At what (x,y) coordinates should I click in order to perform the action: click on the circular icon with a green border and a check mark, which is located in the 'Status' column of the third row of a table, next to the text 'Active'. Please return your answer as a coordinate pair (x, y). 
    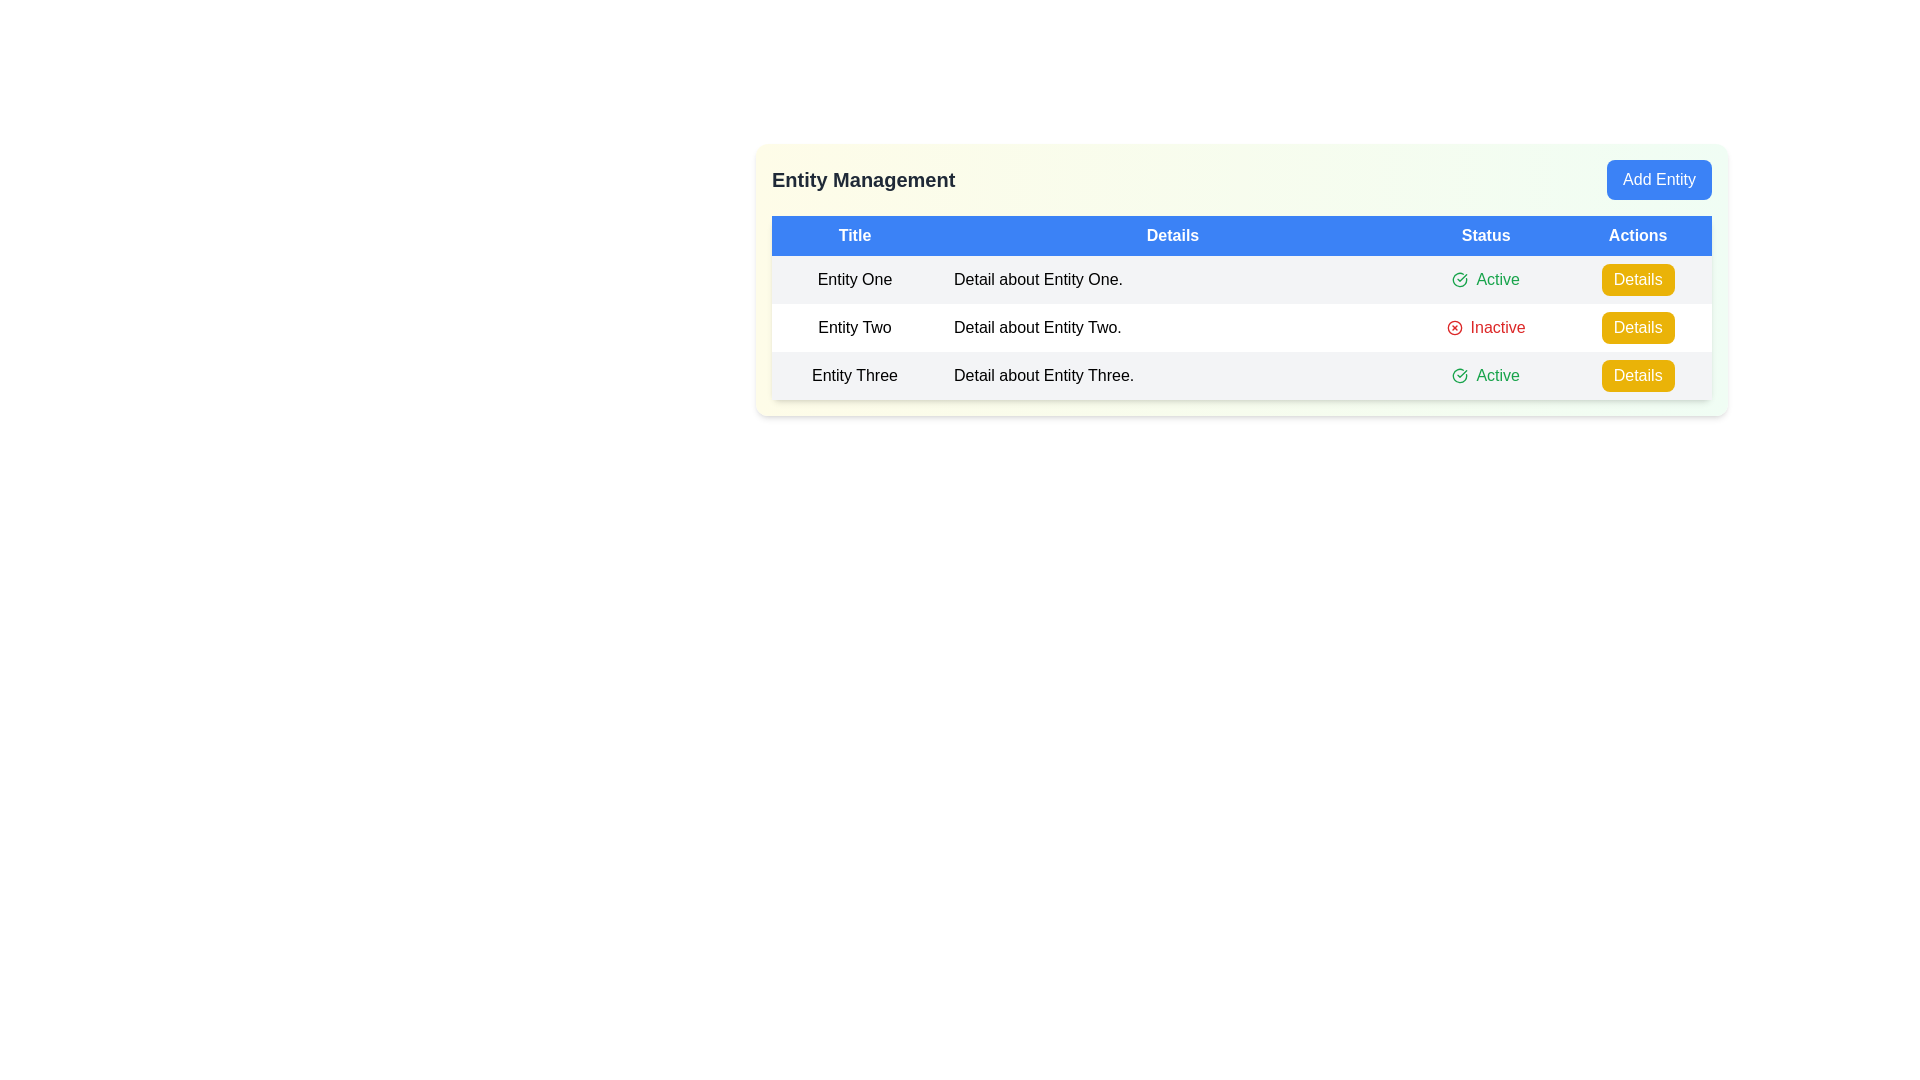
    Looking at the image, I should click on (1460, 375).